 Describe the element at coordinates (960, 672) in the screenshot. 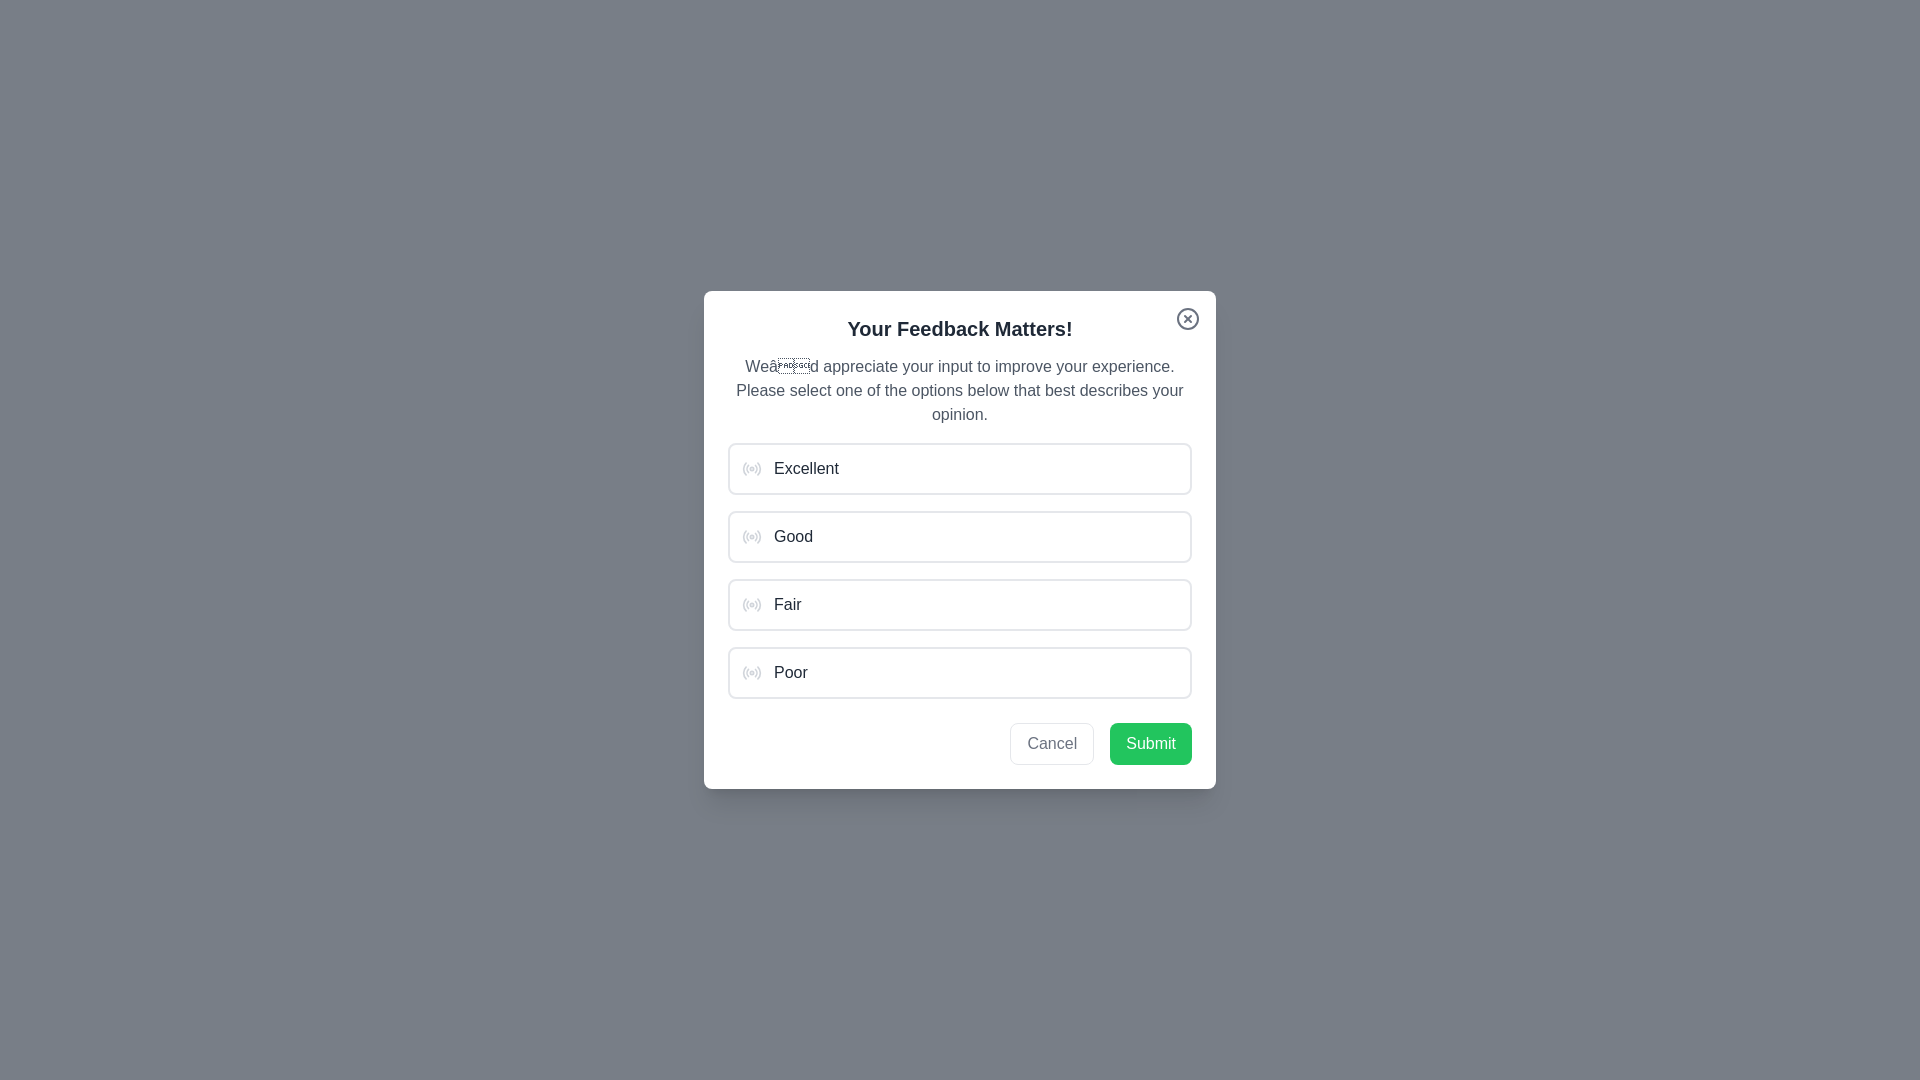

I see `the option 'Poor' from the list` at that location.